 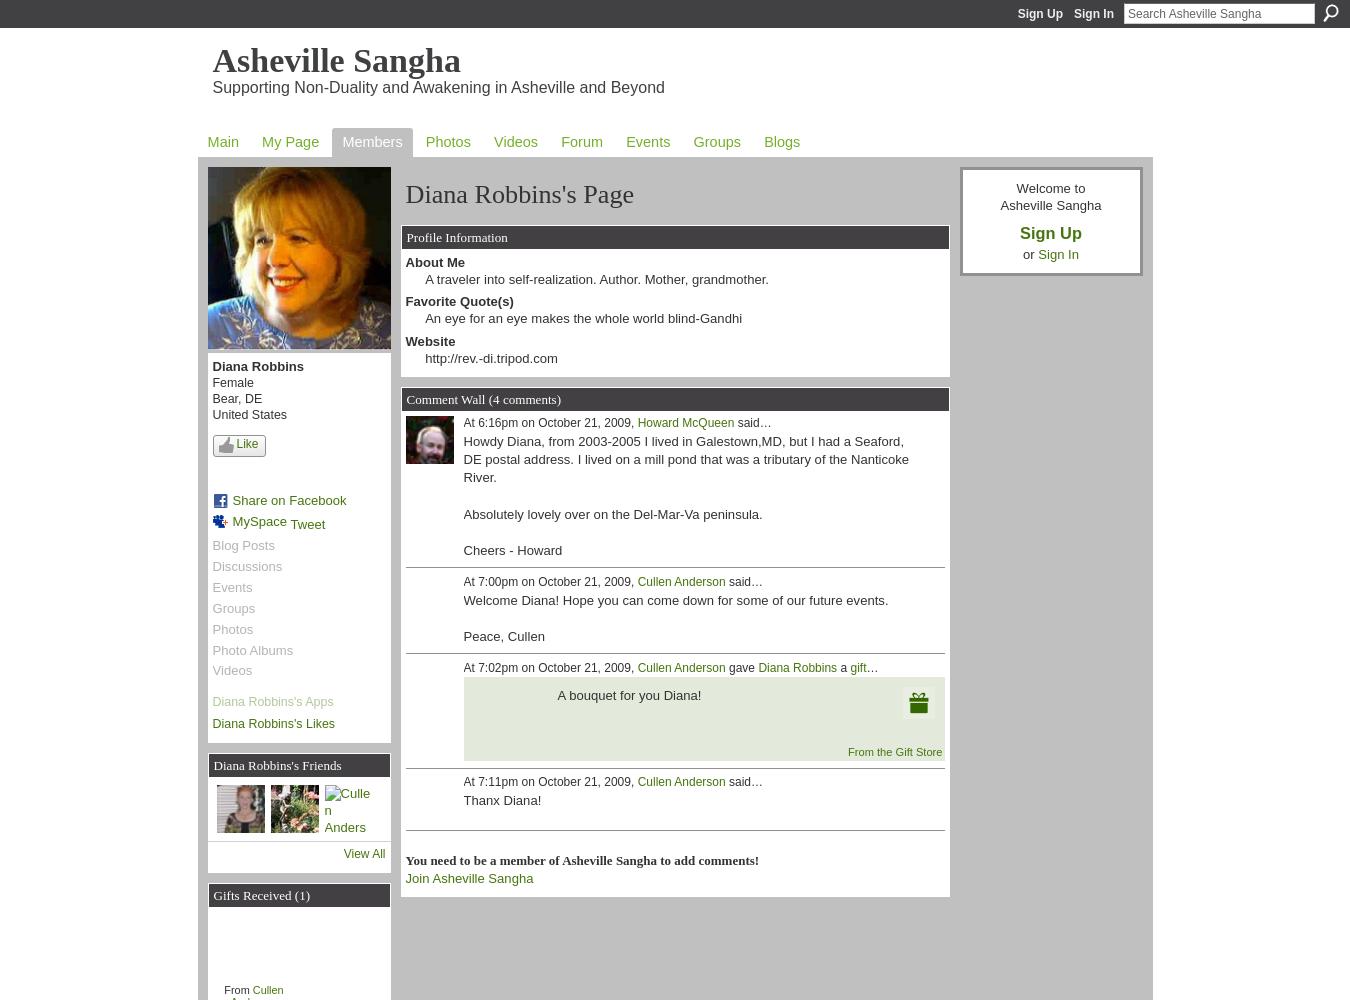 What do you see at coordinates (462, 782) in the screenshot?
I see `'At 7:11pm on October 21, 2009,'` at bounding box center [462, 782].